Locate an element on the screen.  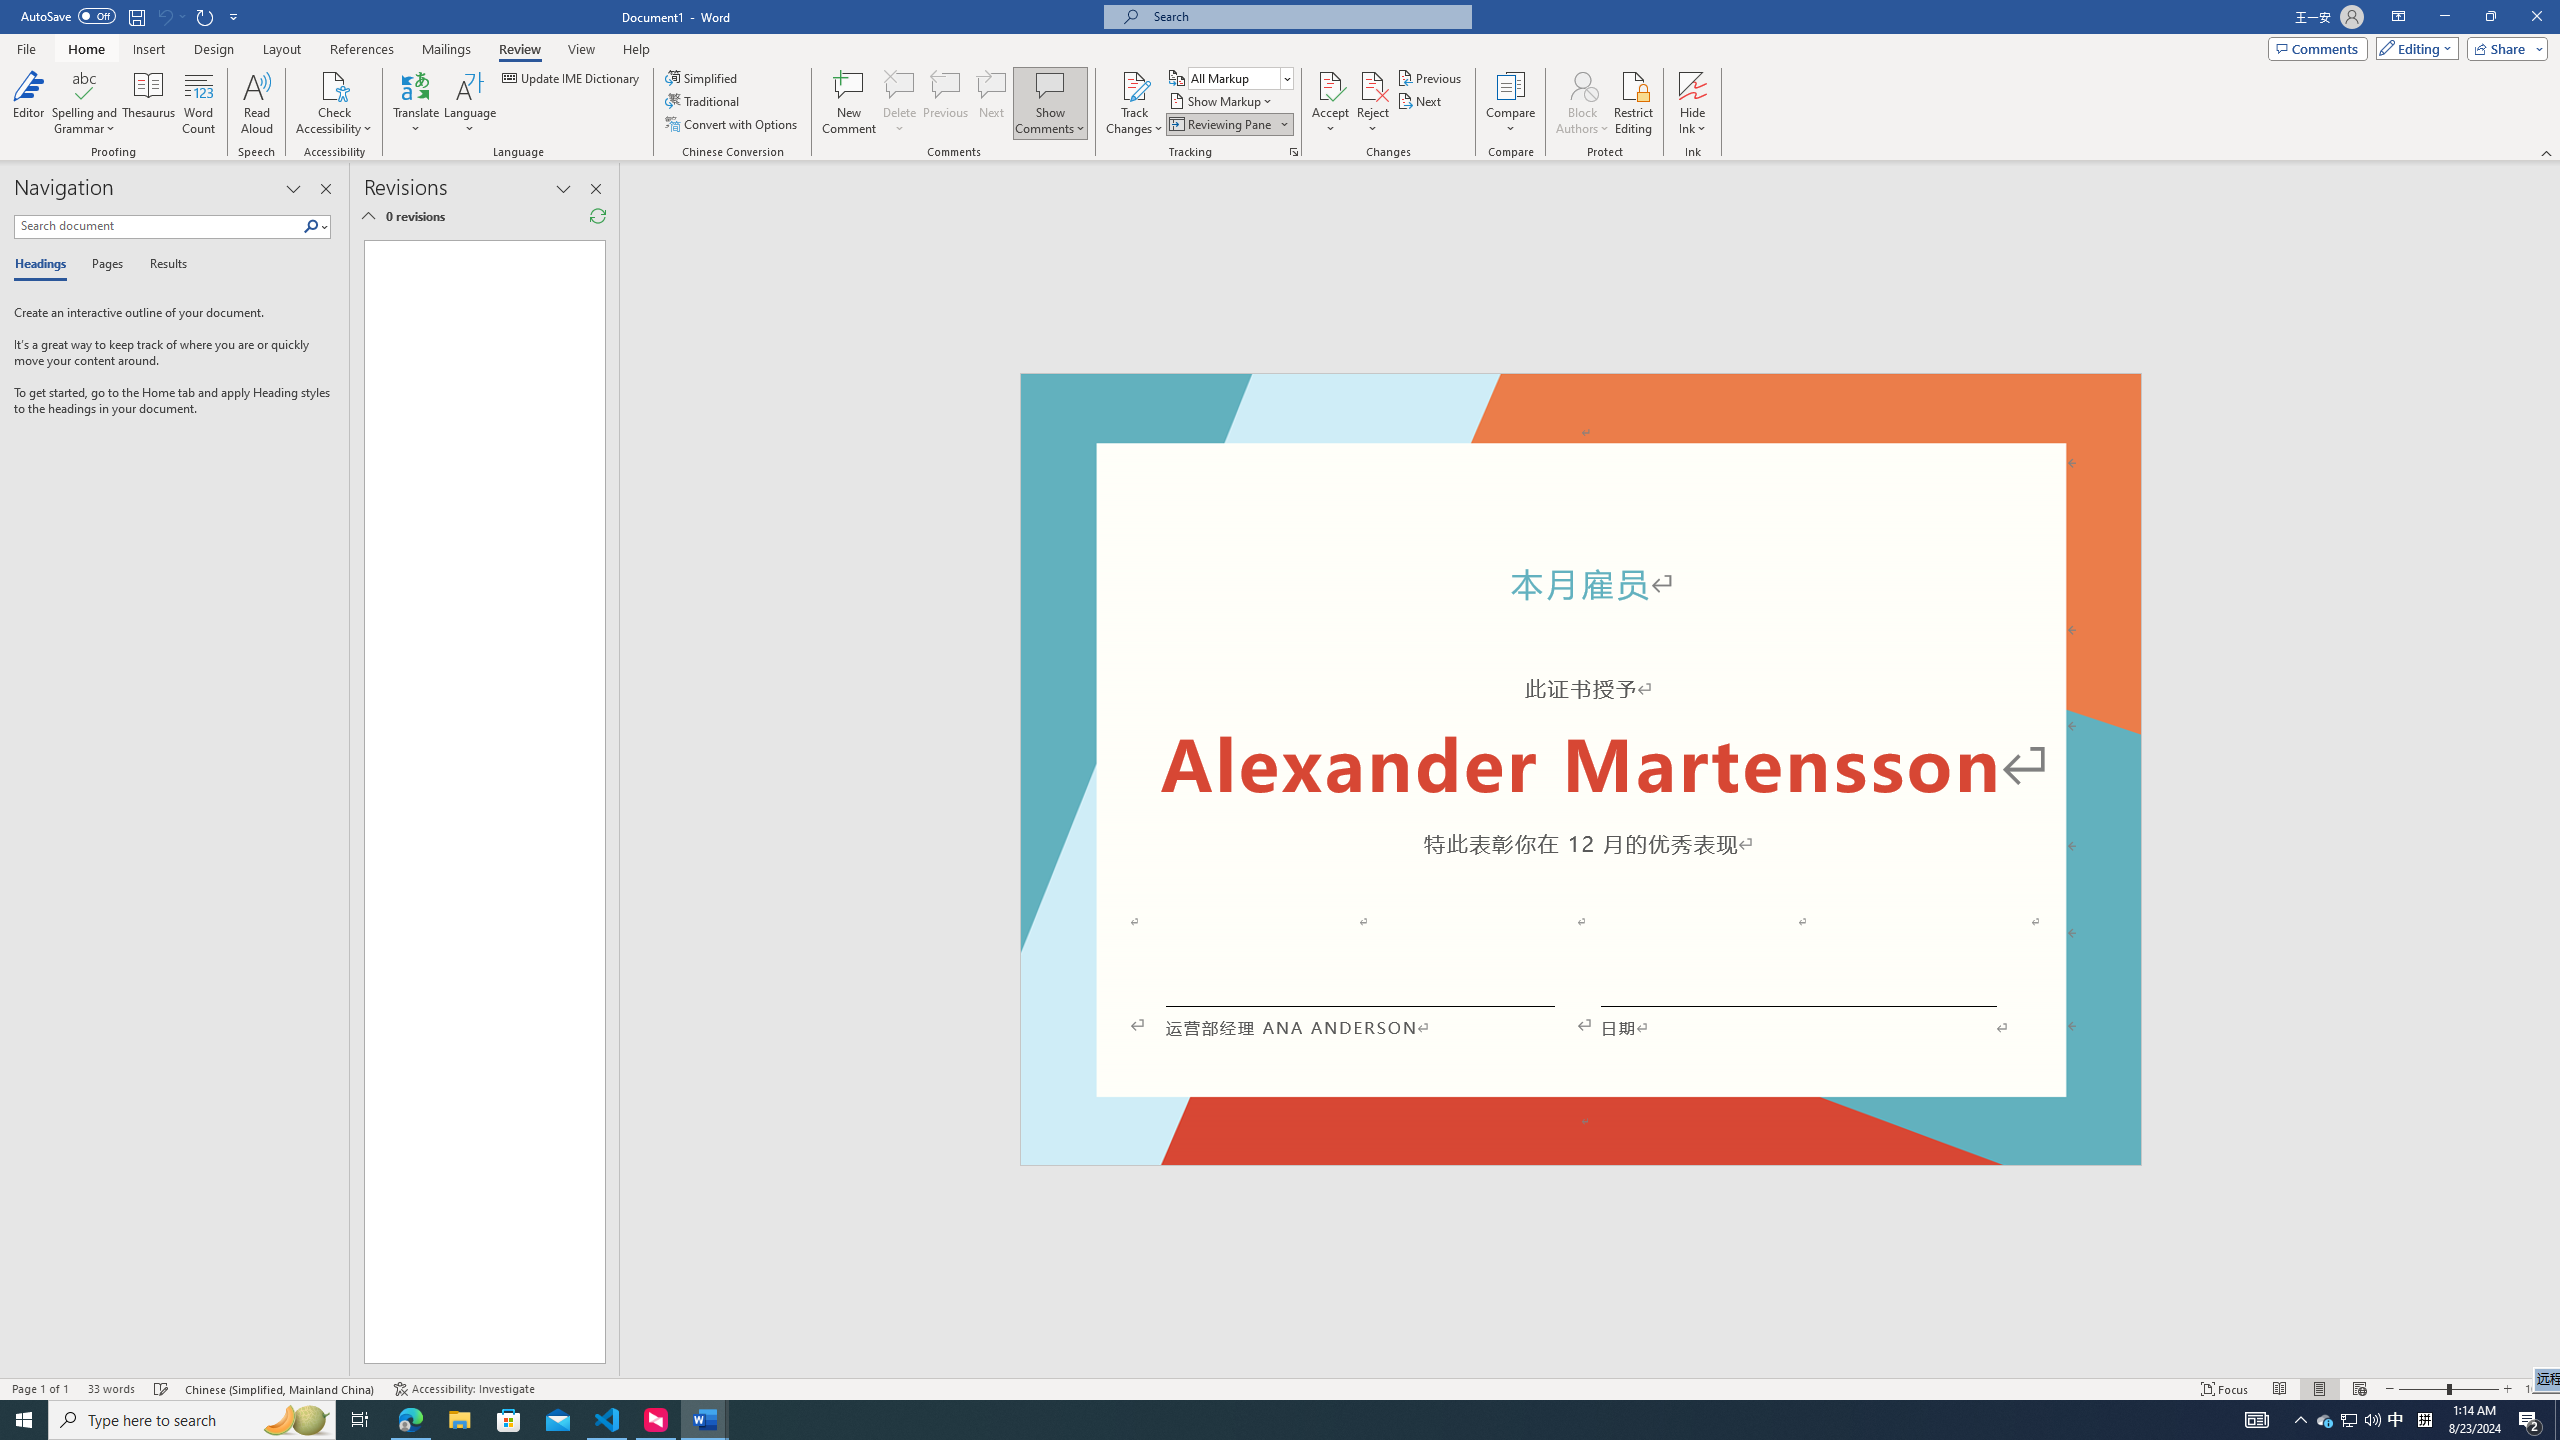
'Compare' is located at coordinates (1511, 103).